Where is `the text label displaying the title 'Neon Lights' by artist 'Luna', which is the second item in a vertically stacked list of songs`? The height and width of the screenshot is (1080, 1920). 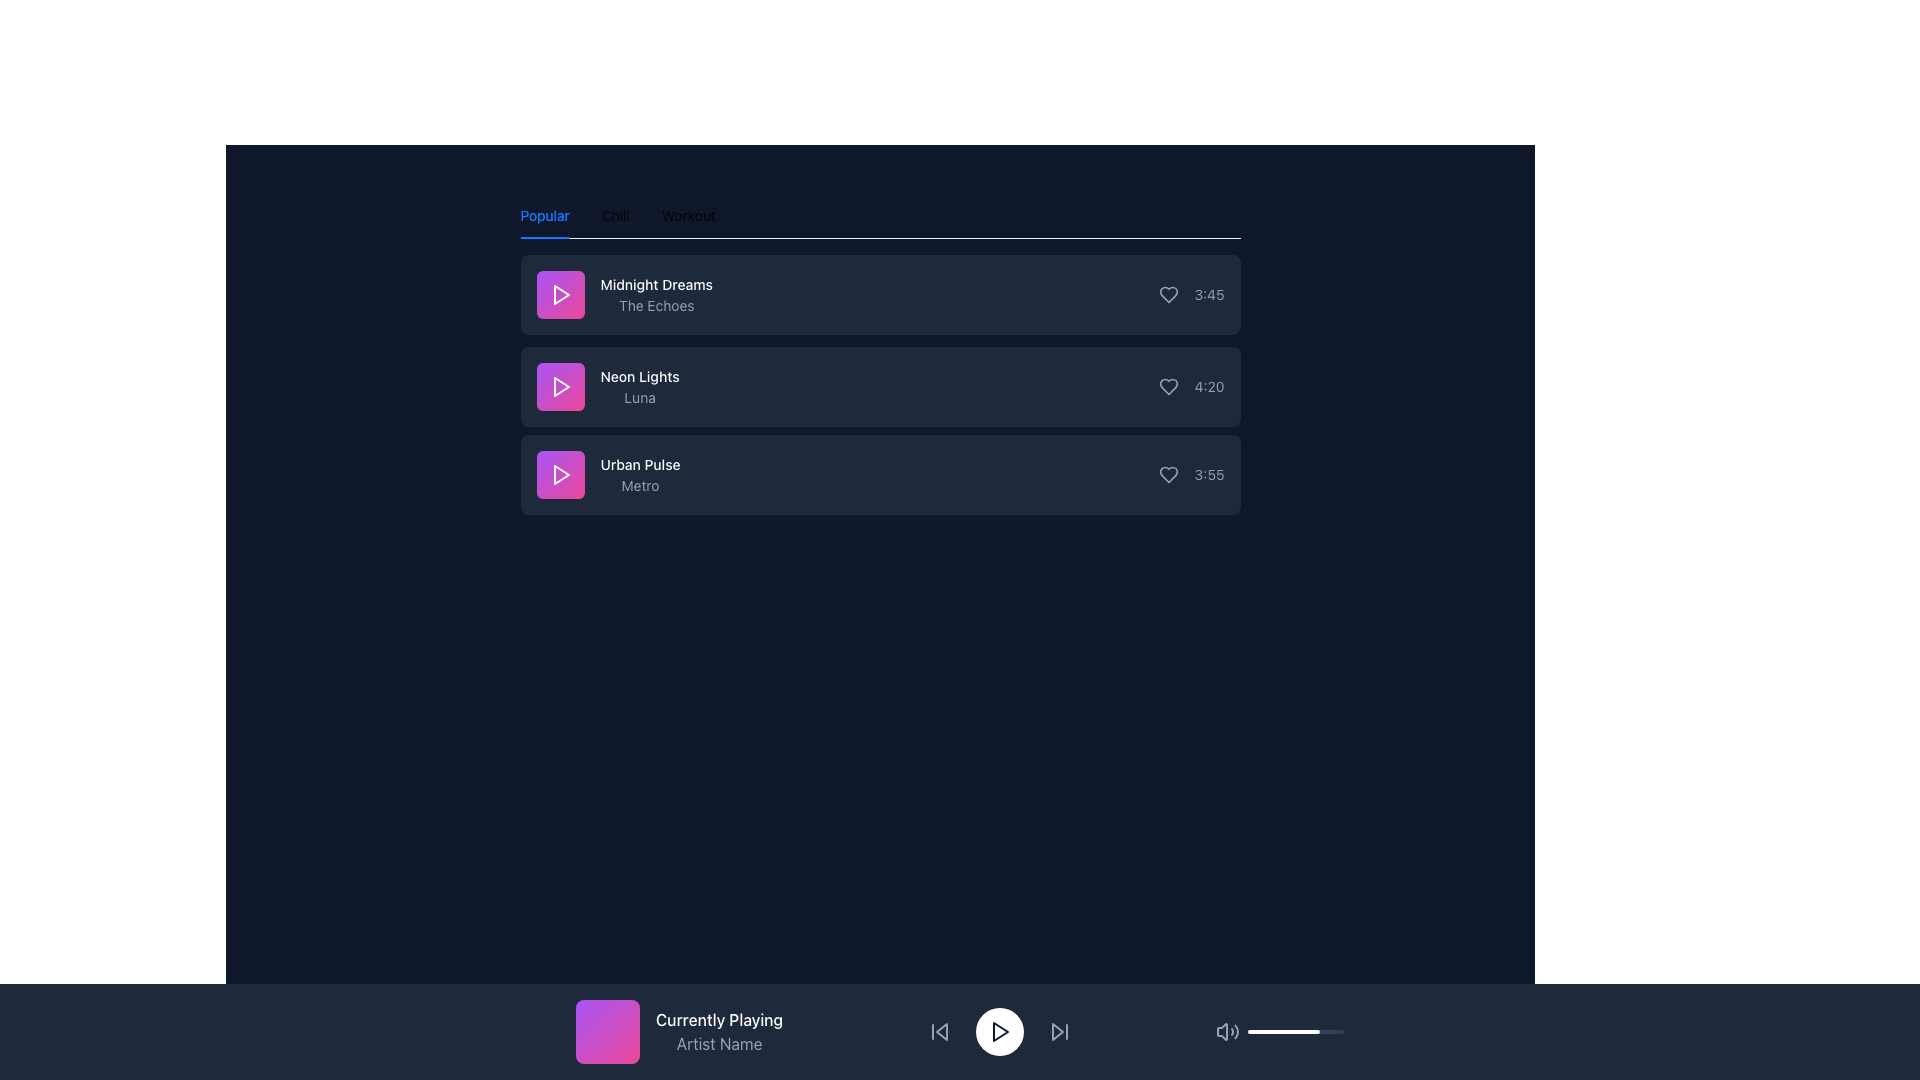
the text label displaying the title 'Neon Lights' by artist 'Luna', which is the second item in a vertically stacked list of songs is located at coordinates (640, 386).